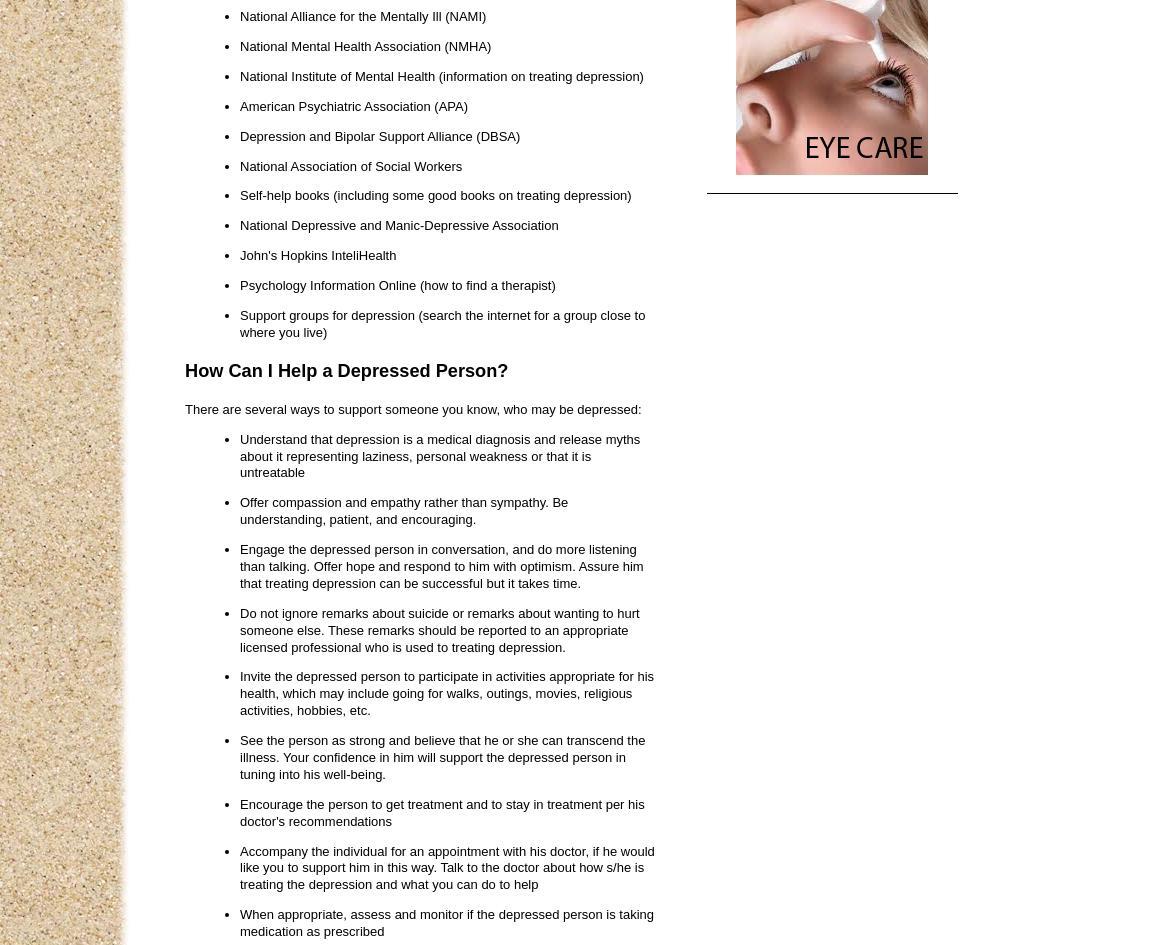 Image resolution: width=1150 pixels, height=945 pixels. I want to click on 'National Alliance for the Mentally Ill (NAMI)', so click(363, 16).